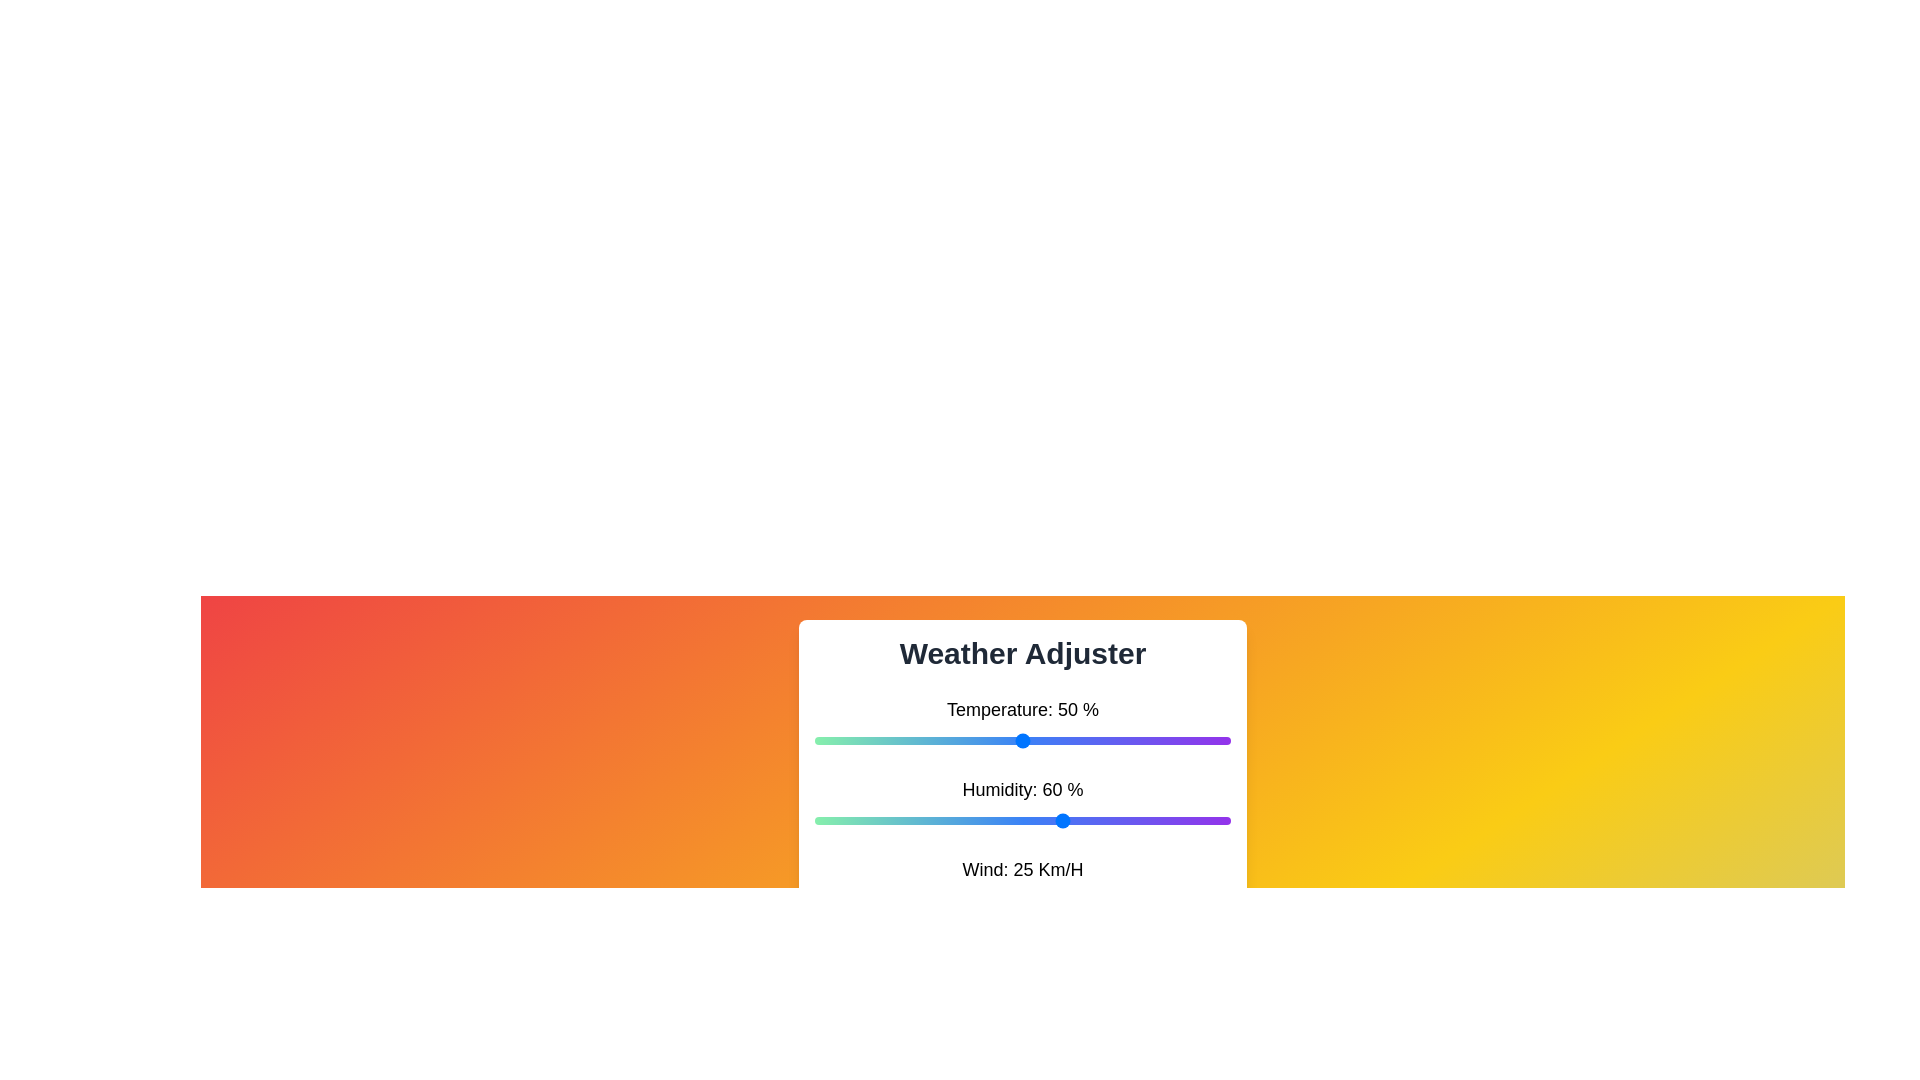 This screenshot has height=1080, width=1920. Describe the element at coordinates (860, 740) in the screenshot. I see `the temperature slider to 11%` at that location.